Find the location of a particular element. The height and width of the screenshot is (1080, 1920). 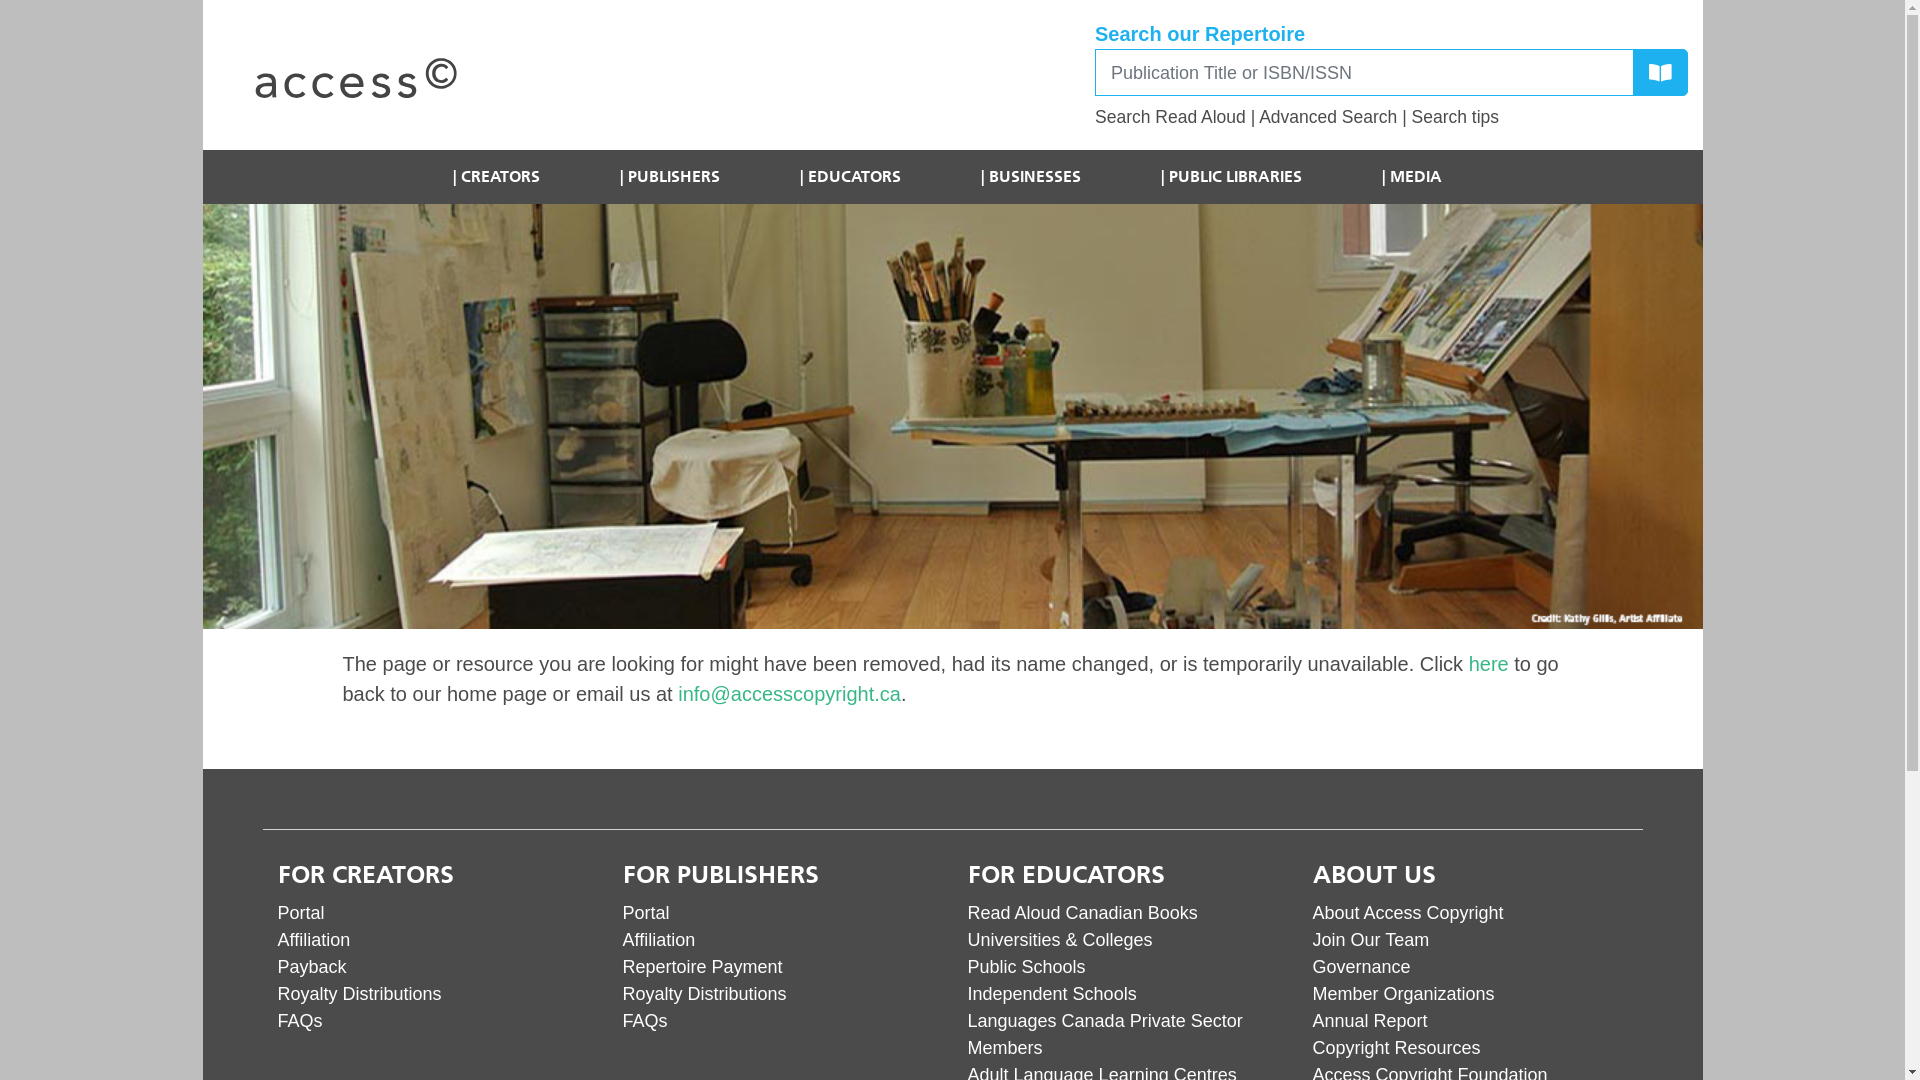

'Royalty Distributions' is located at coordinates (704, 994).